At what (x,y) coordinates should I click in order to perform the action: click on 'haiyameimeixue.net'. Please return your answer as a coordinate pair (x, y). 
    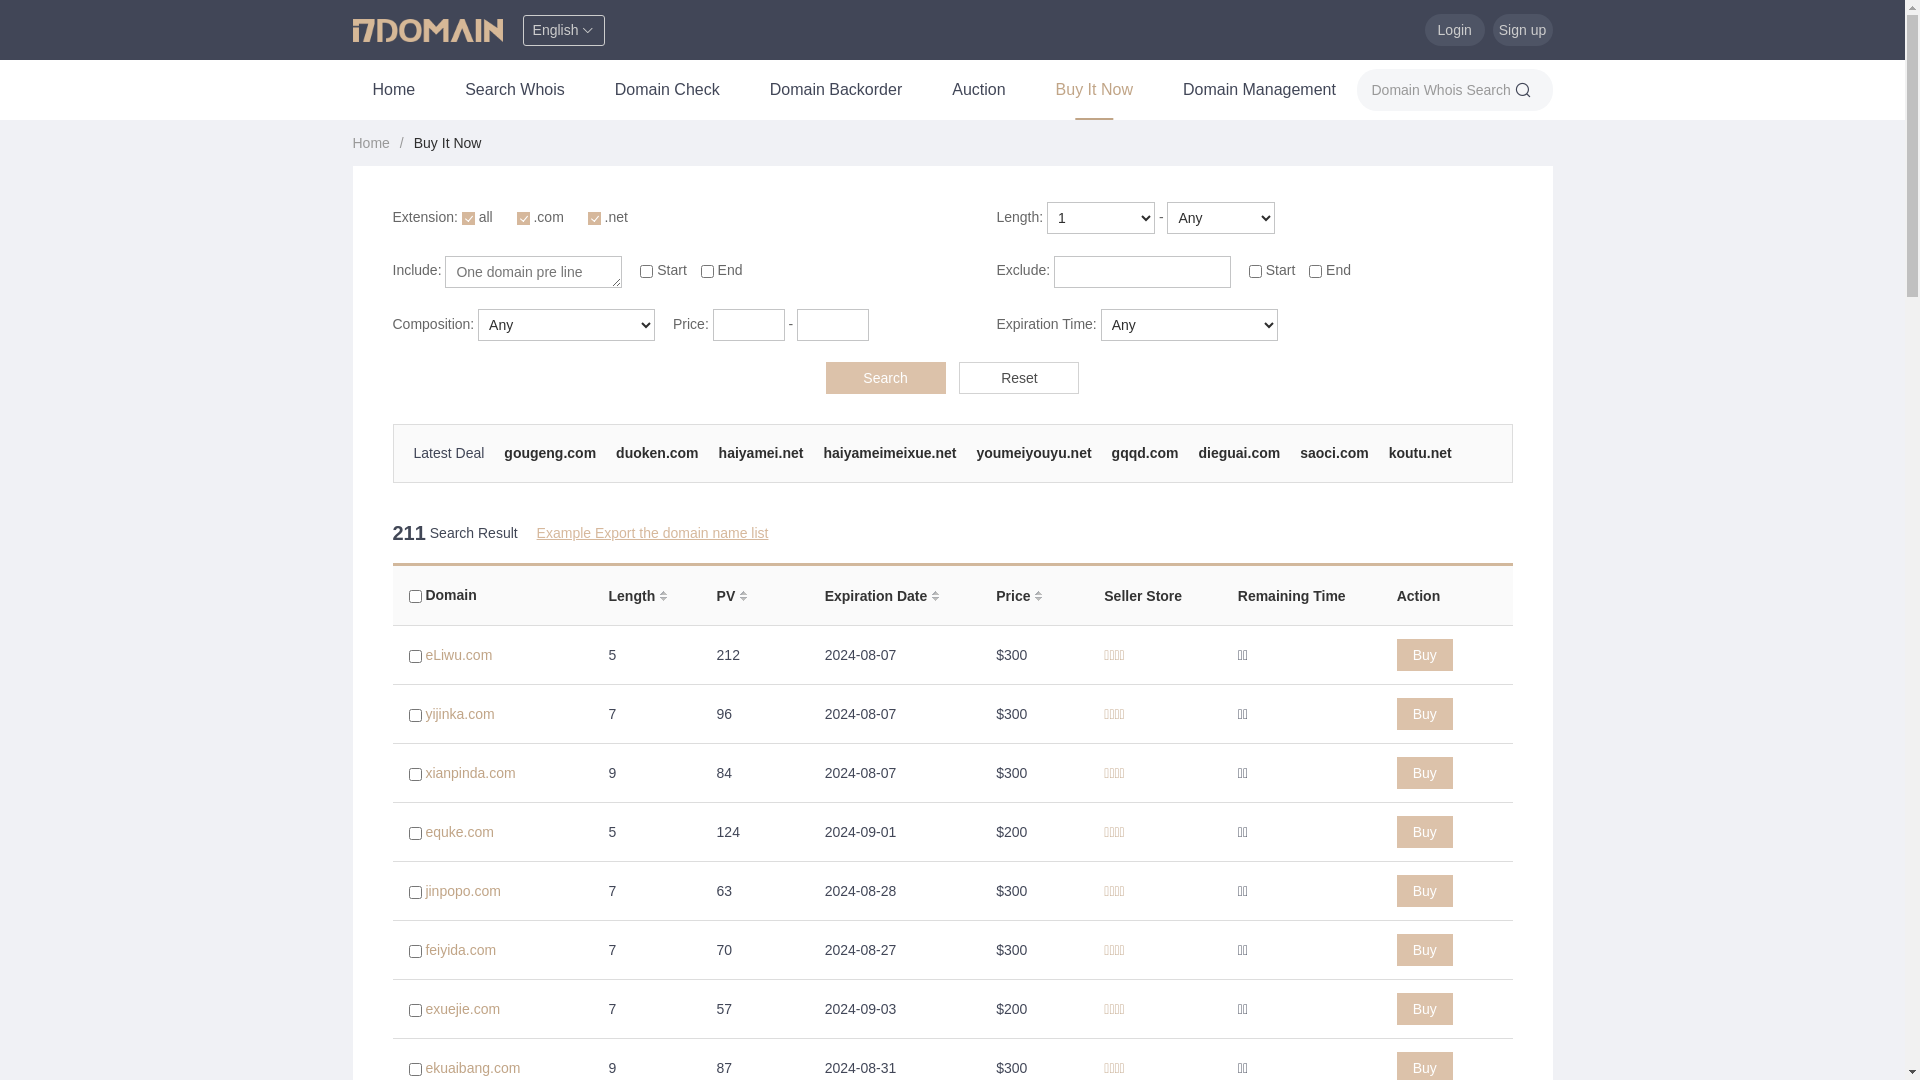
    Looking at the image, I should click on (888, 452).